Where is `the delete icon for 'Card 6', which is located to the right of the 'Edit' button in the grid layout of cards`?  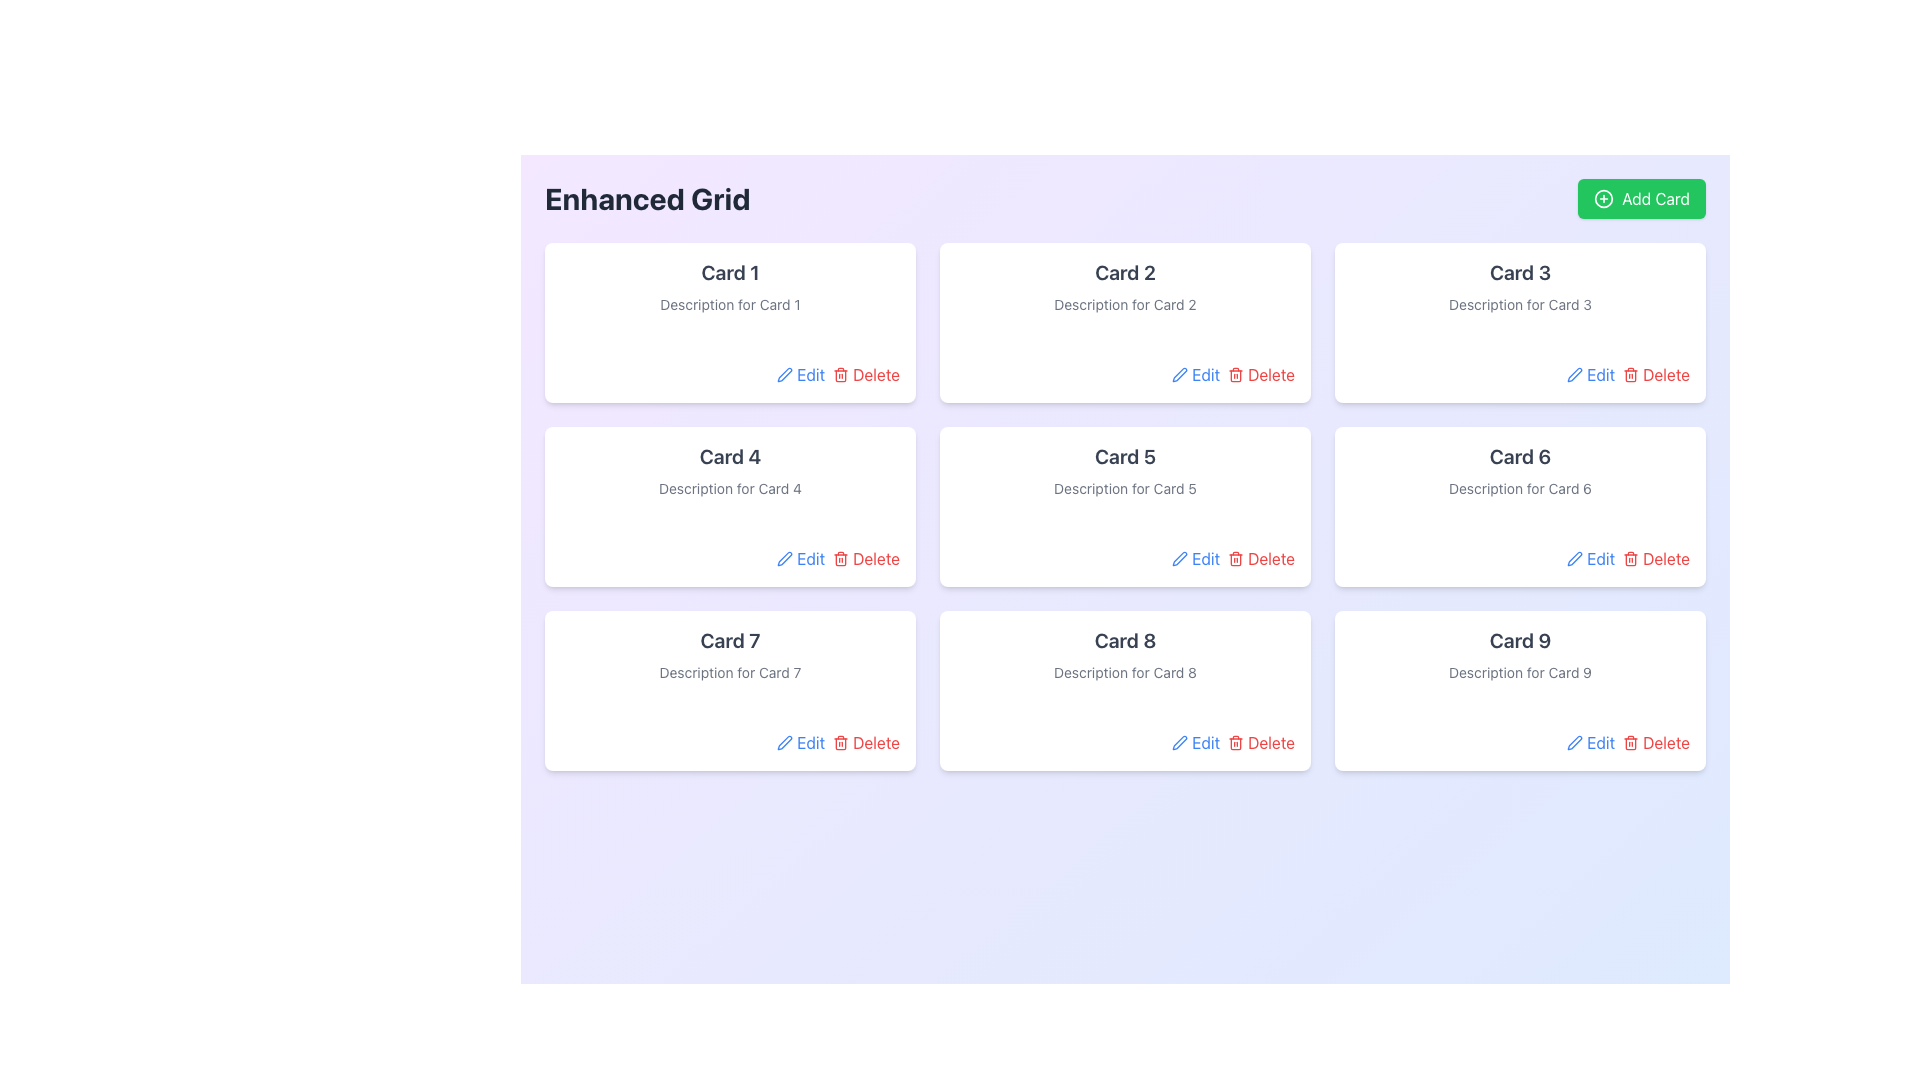
the delete icon for 'Card 6', which is located to the right of the 'Edit' button in the grid layout of cards is located at coordinates (1631, 559).